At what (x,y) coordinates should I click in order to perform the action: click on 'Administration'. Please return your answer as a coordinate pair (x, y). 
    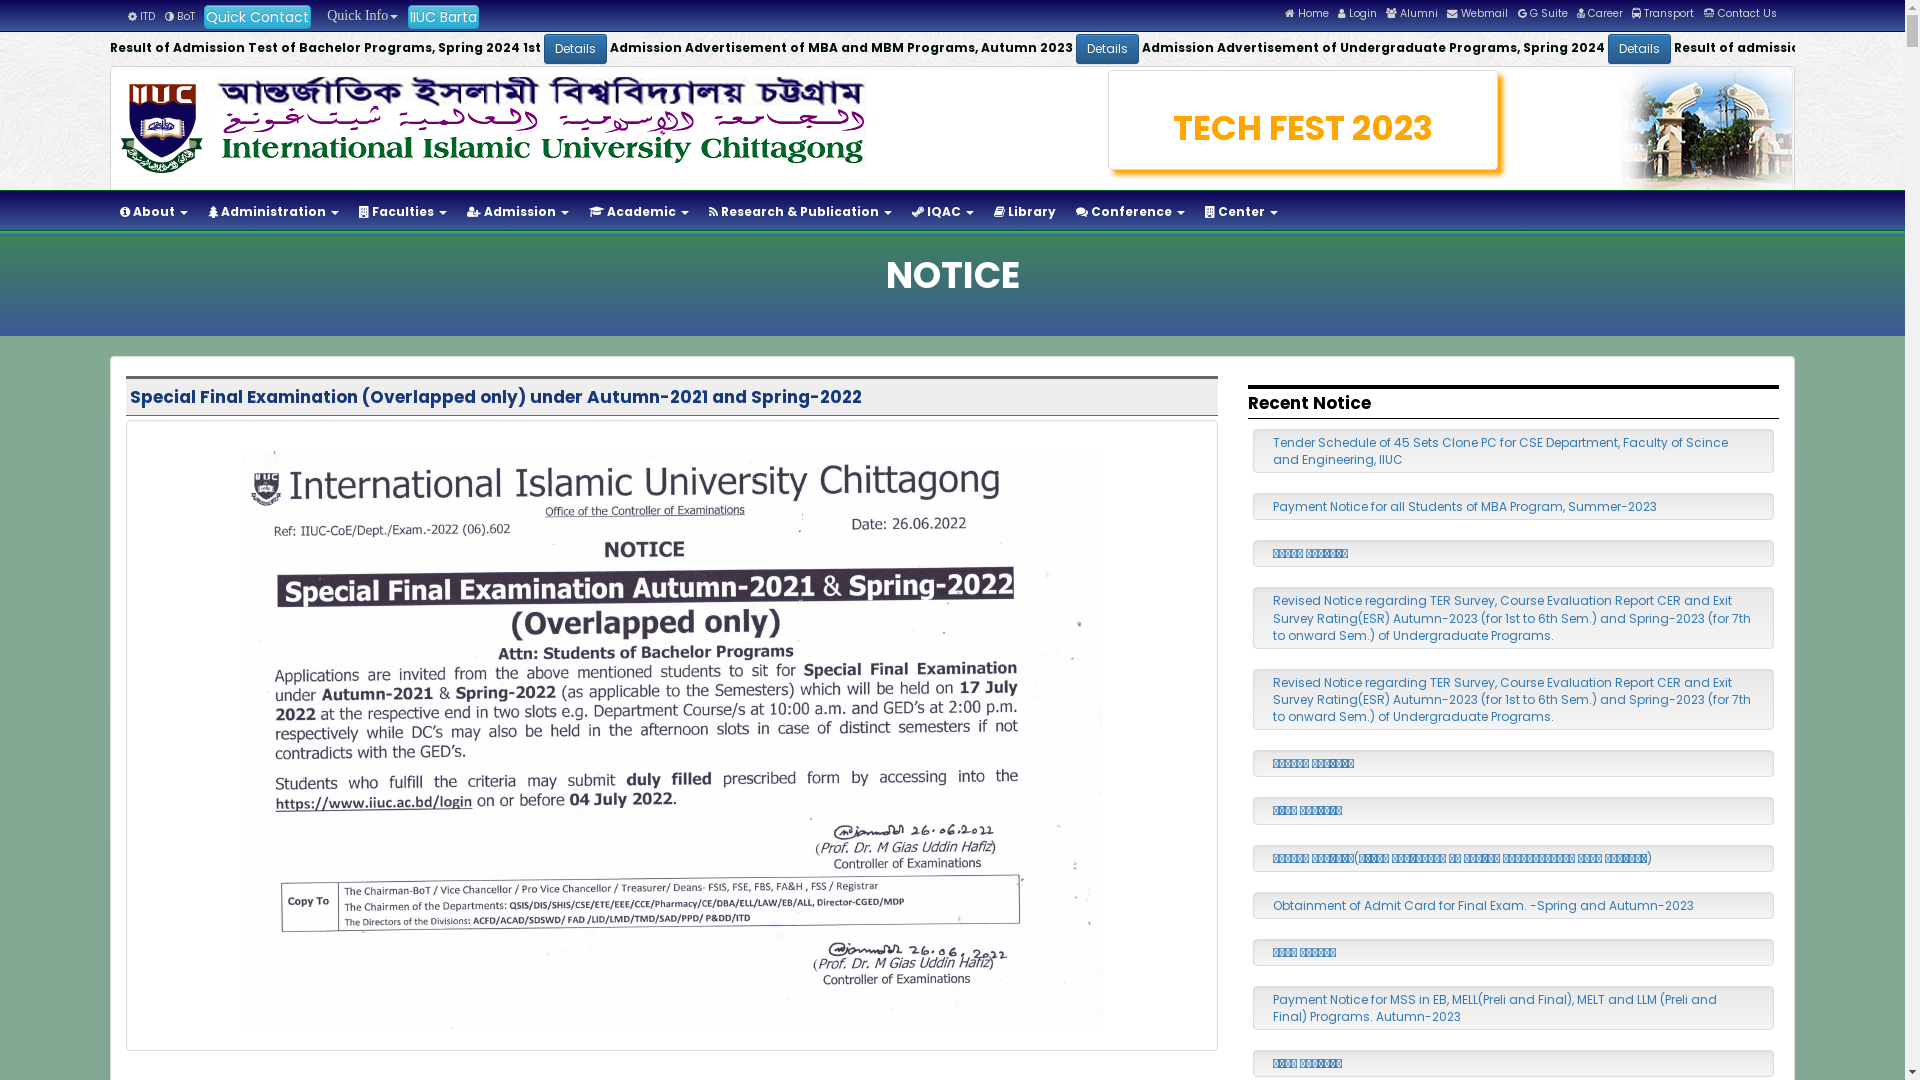
    Looking at the image, I should click on (272, 212).